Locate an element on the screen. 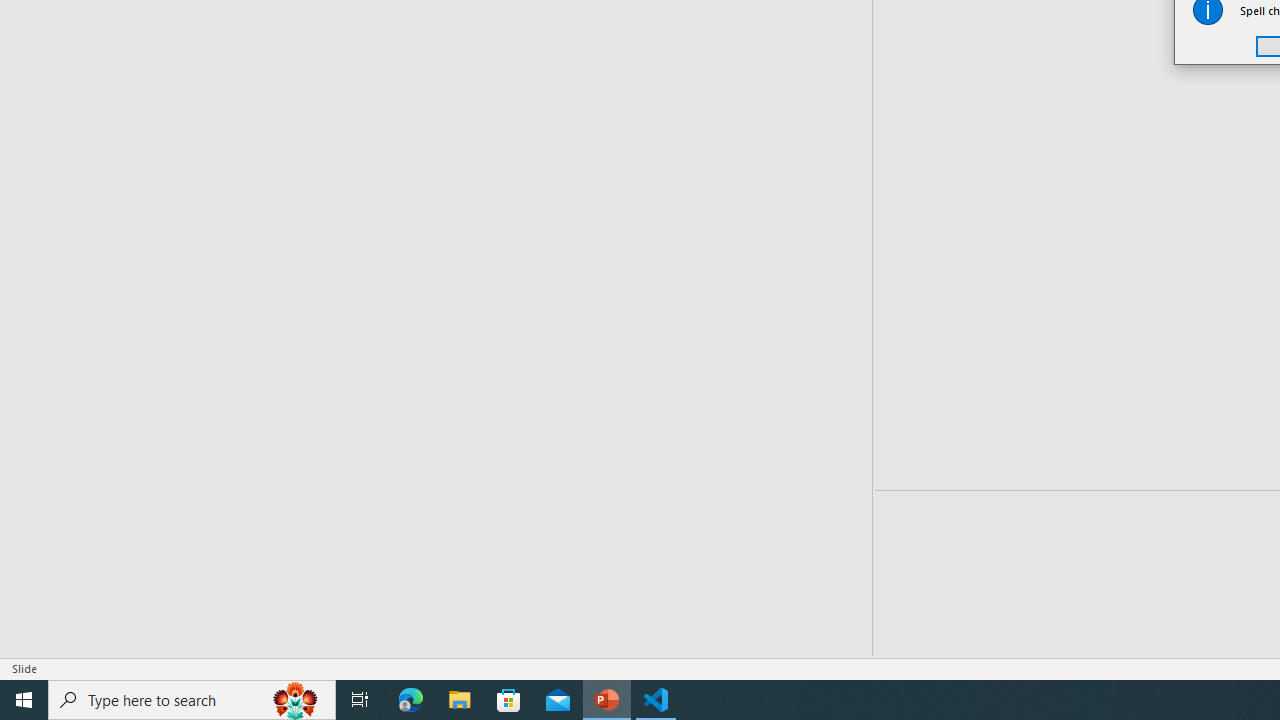  'Visual Studio Code - 1 running window' is located at coordinates (656, 698).